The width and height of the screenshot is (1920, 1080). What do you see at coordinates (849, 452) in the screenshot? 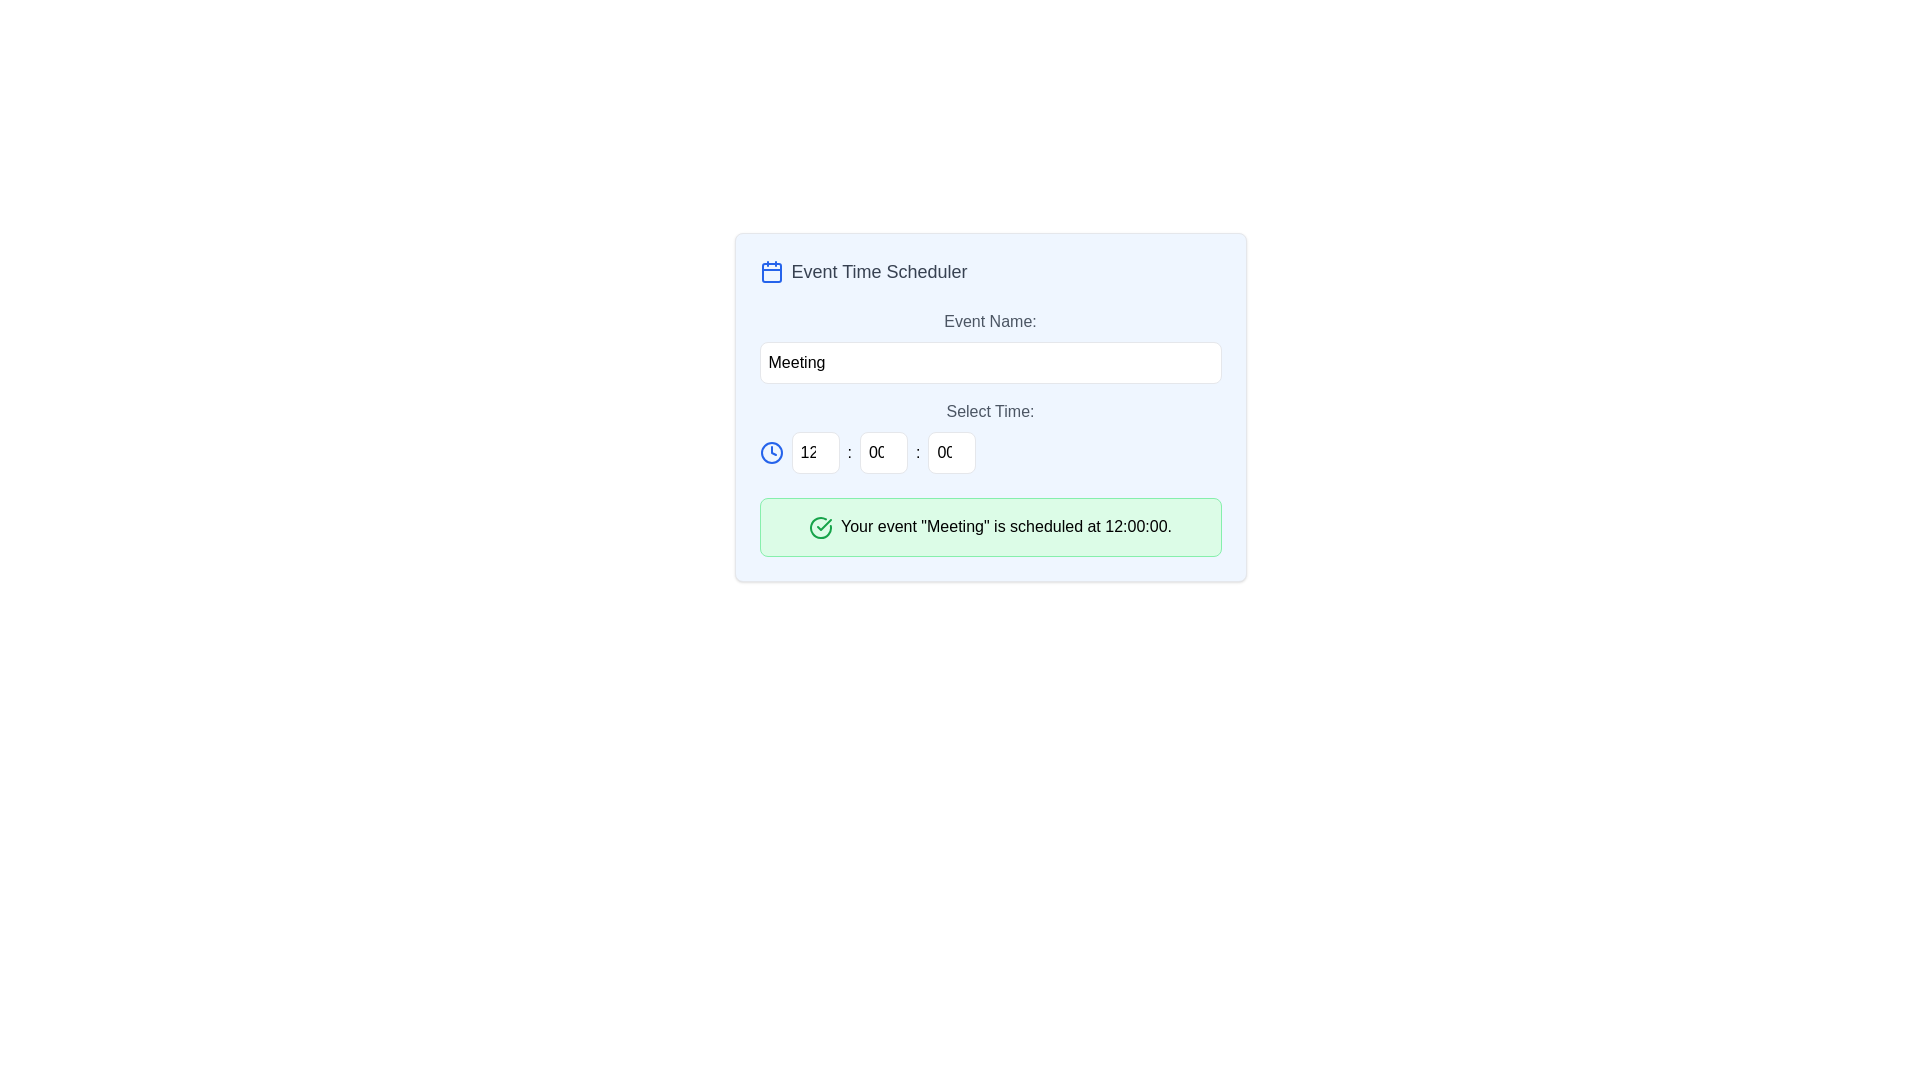
I see `the static colon element positioned between the hour input field (12) and the minute input field (00) in the time selection interface` at bounding box center [849, 452].